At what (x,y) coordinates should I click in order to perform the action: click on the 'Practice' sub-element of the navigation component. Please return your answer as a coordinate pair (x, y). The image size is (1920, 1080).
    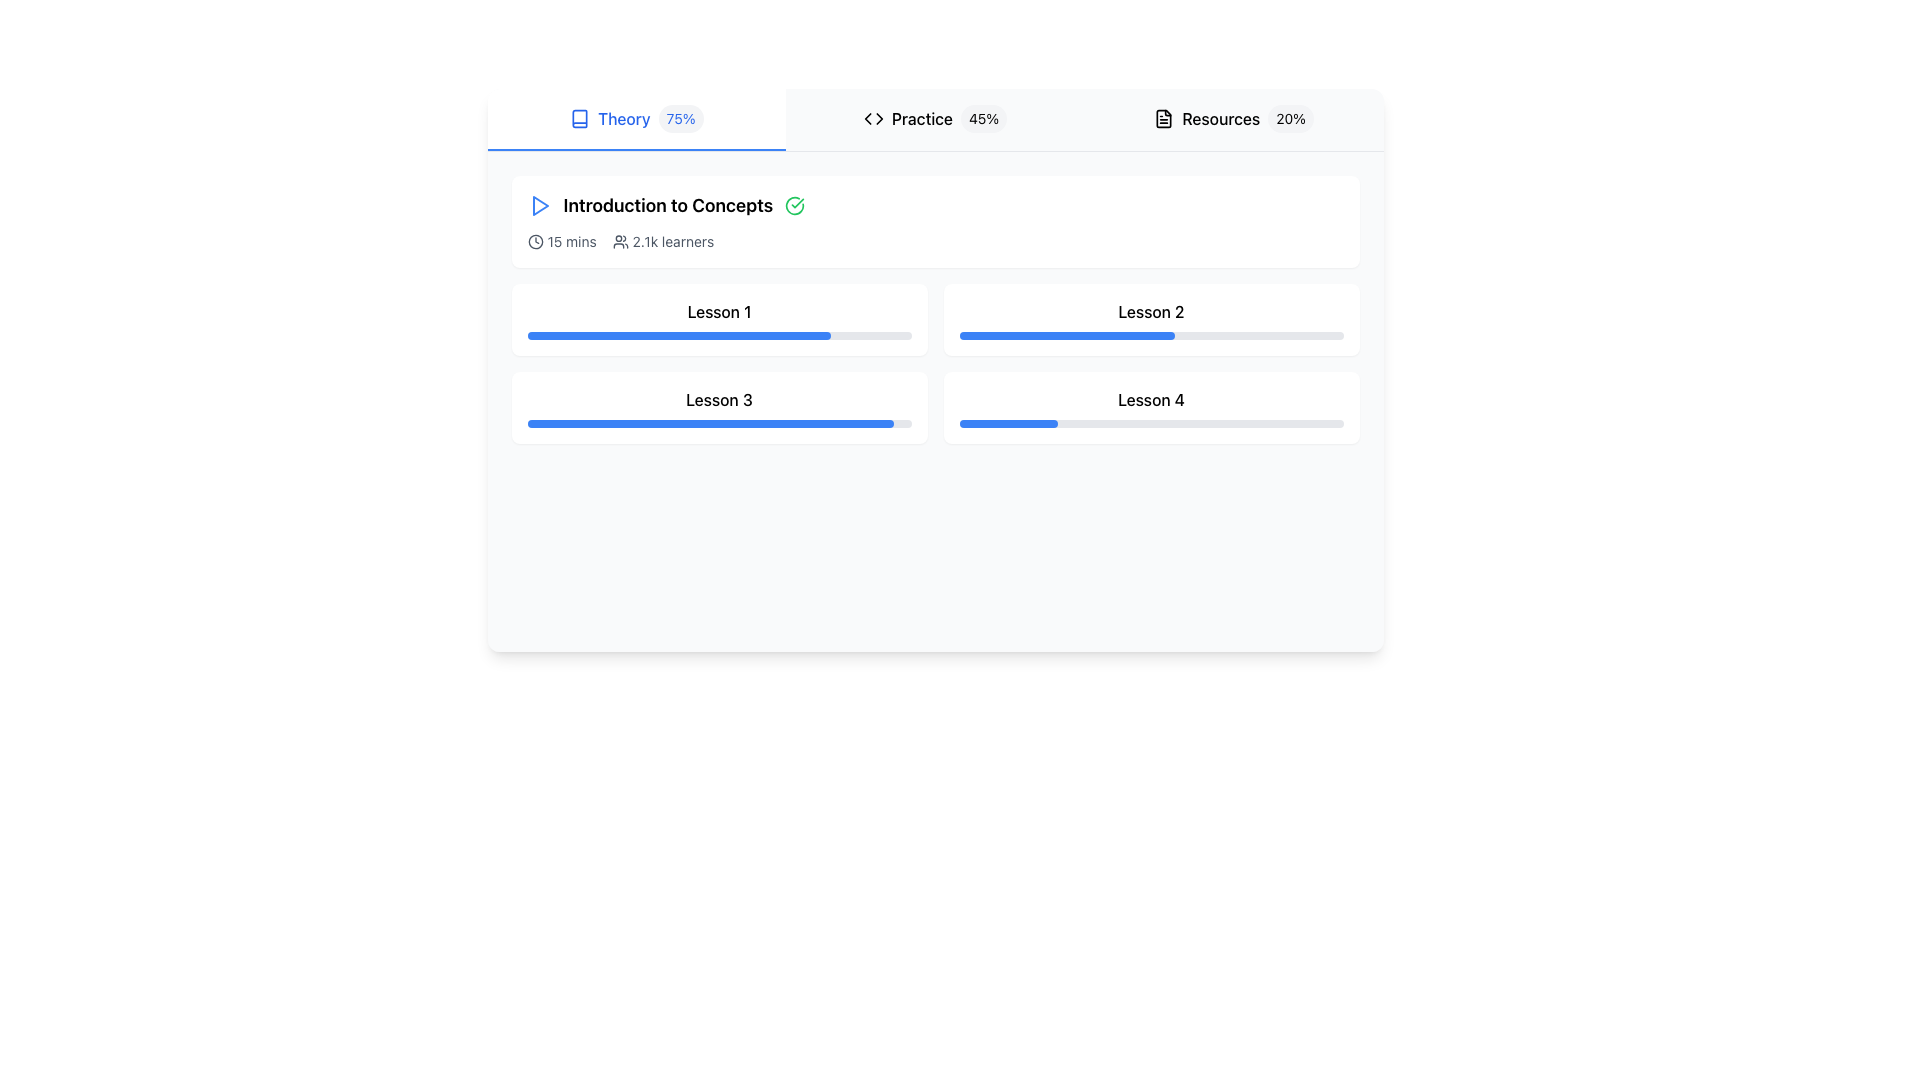
    Looking at the image, I should click on (934, 119).